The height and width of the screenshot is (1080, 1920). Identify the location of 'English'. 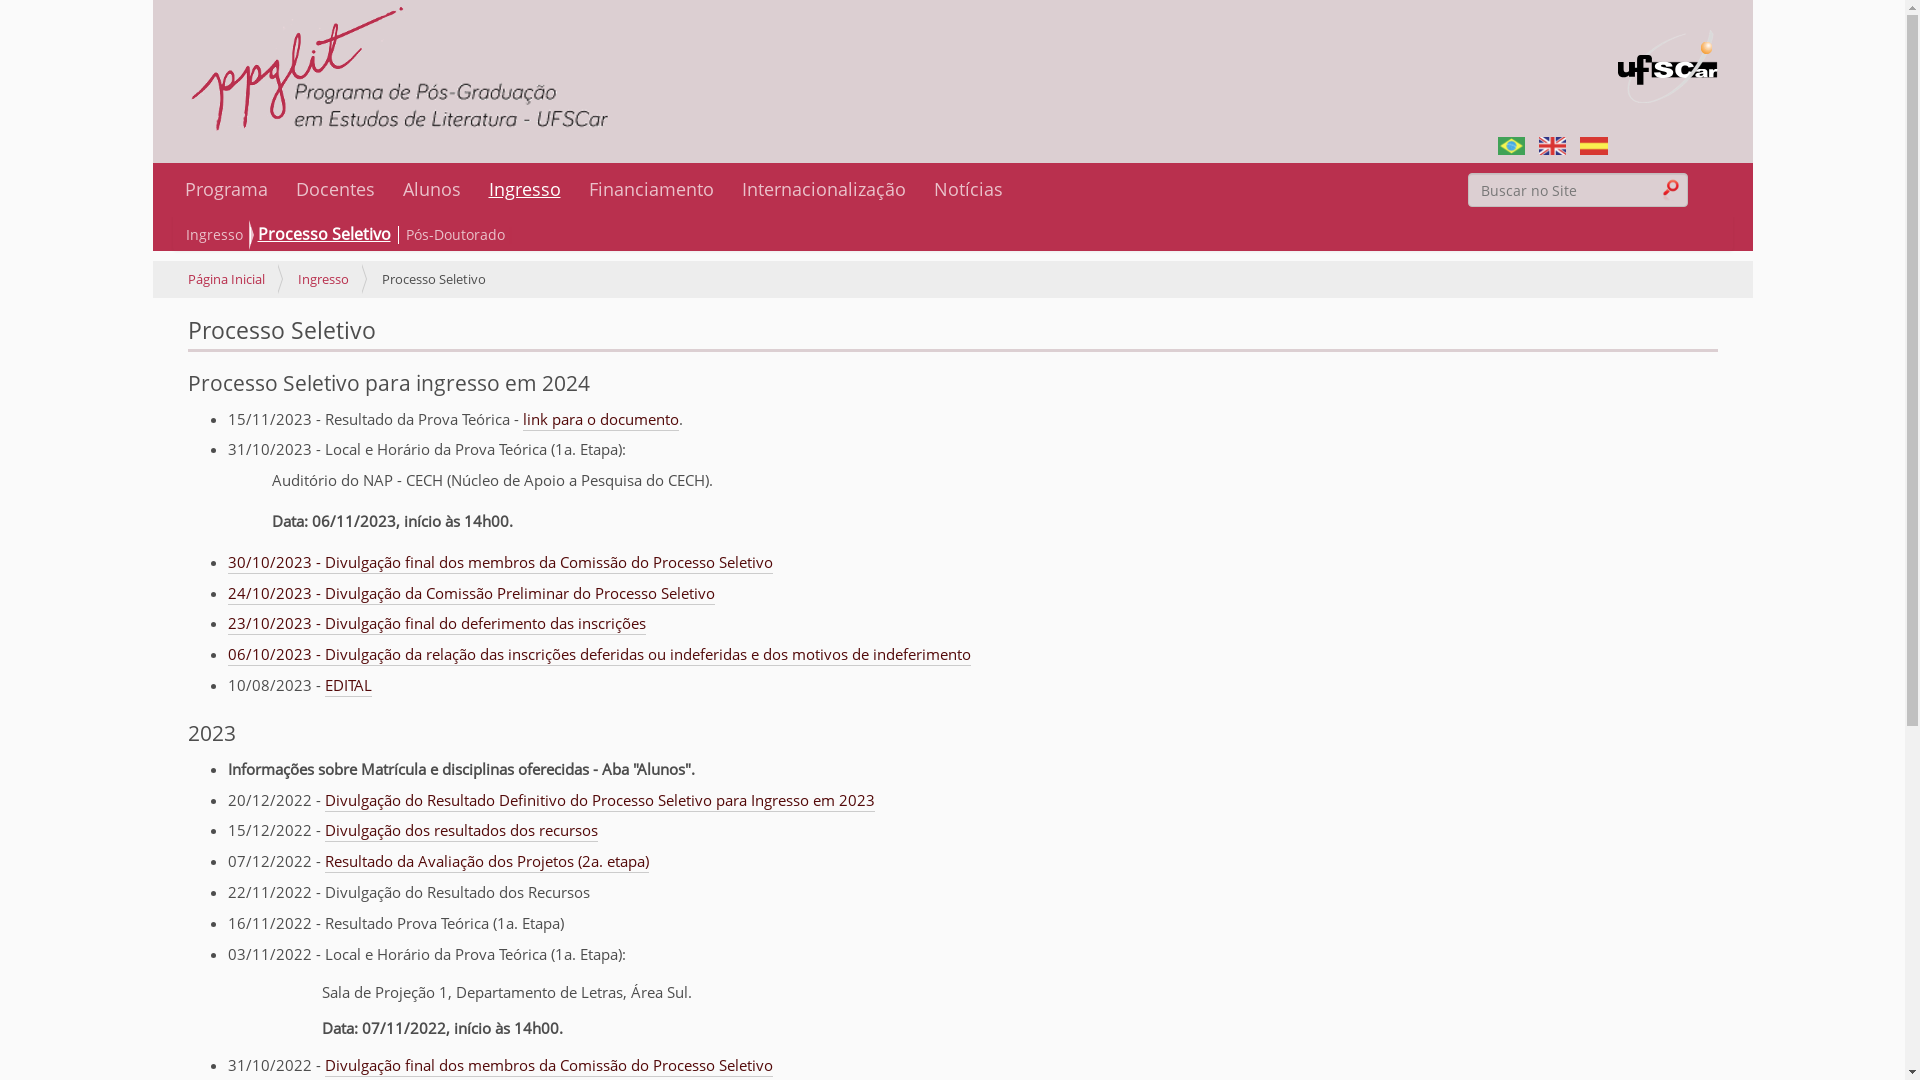
(1551, 143).